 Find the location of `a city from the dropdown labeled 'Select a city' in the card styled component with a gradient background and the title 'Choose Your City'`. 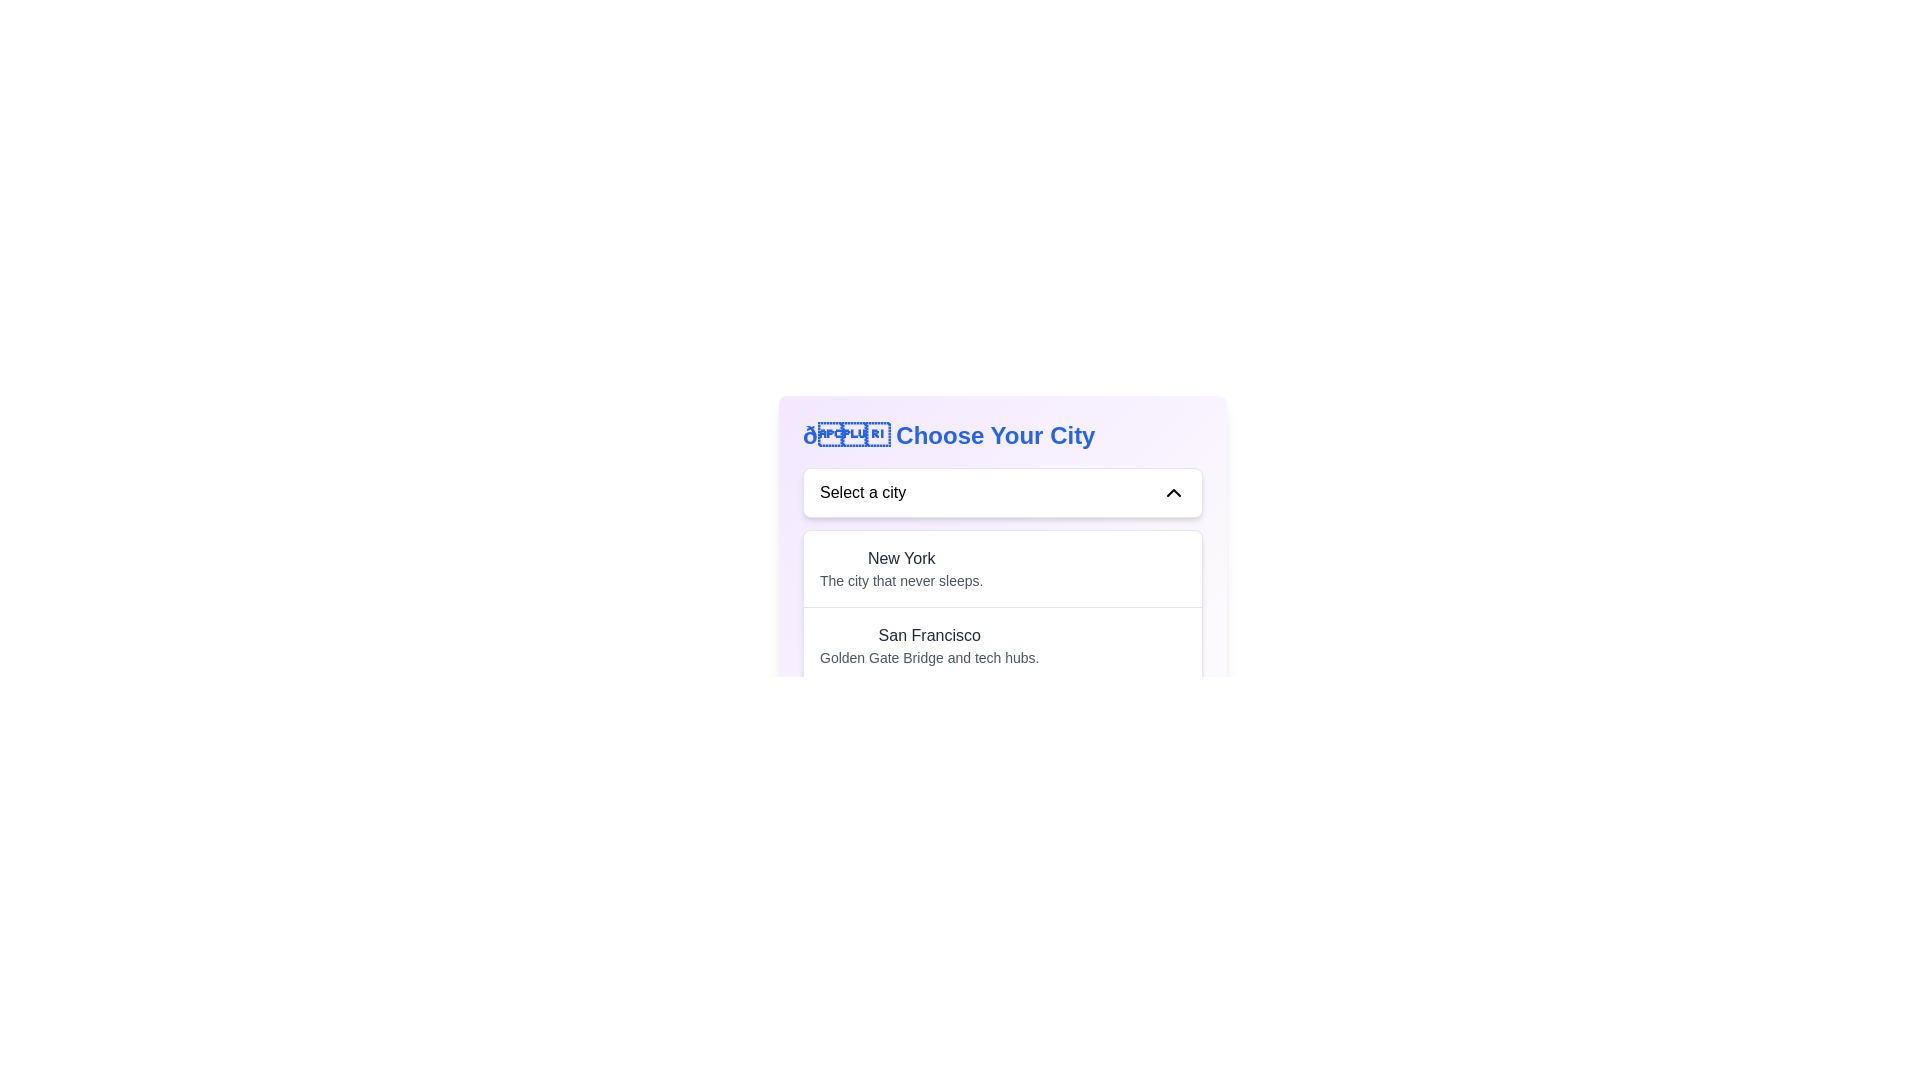

a city from the dropdown labeled 'Select a city' in the card styled component with a gradient background and the title 'Choose Your City' is located at coordinates (1003, 628).